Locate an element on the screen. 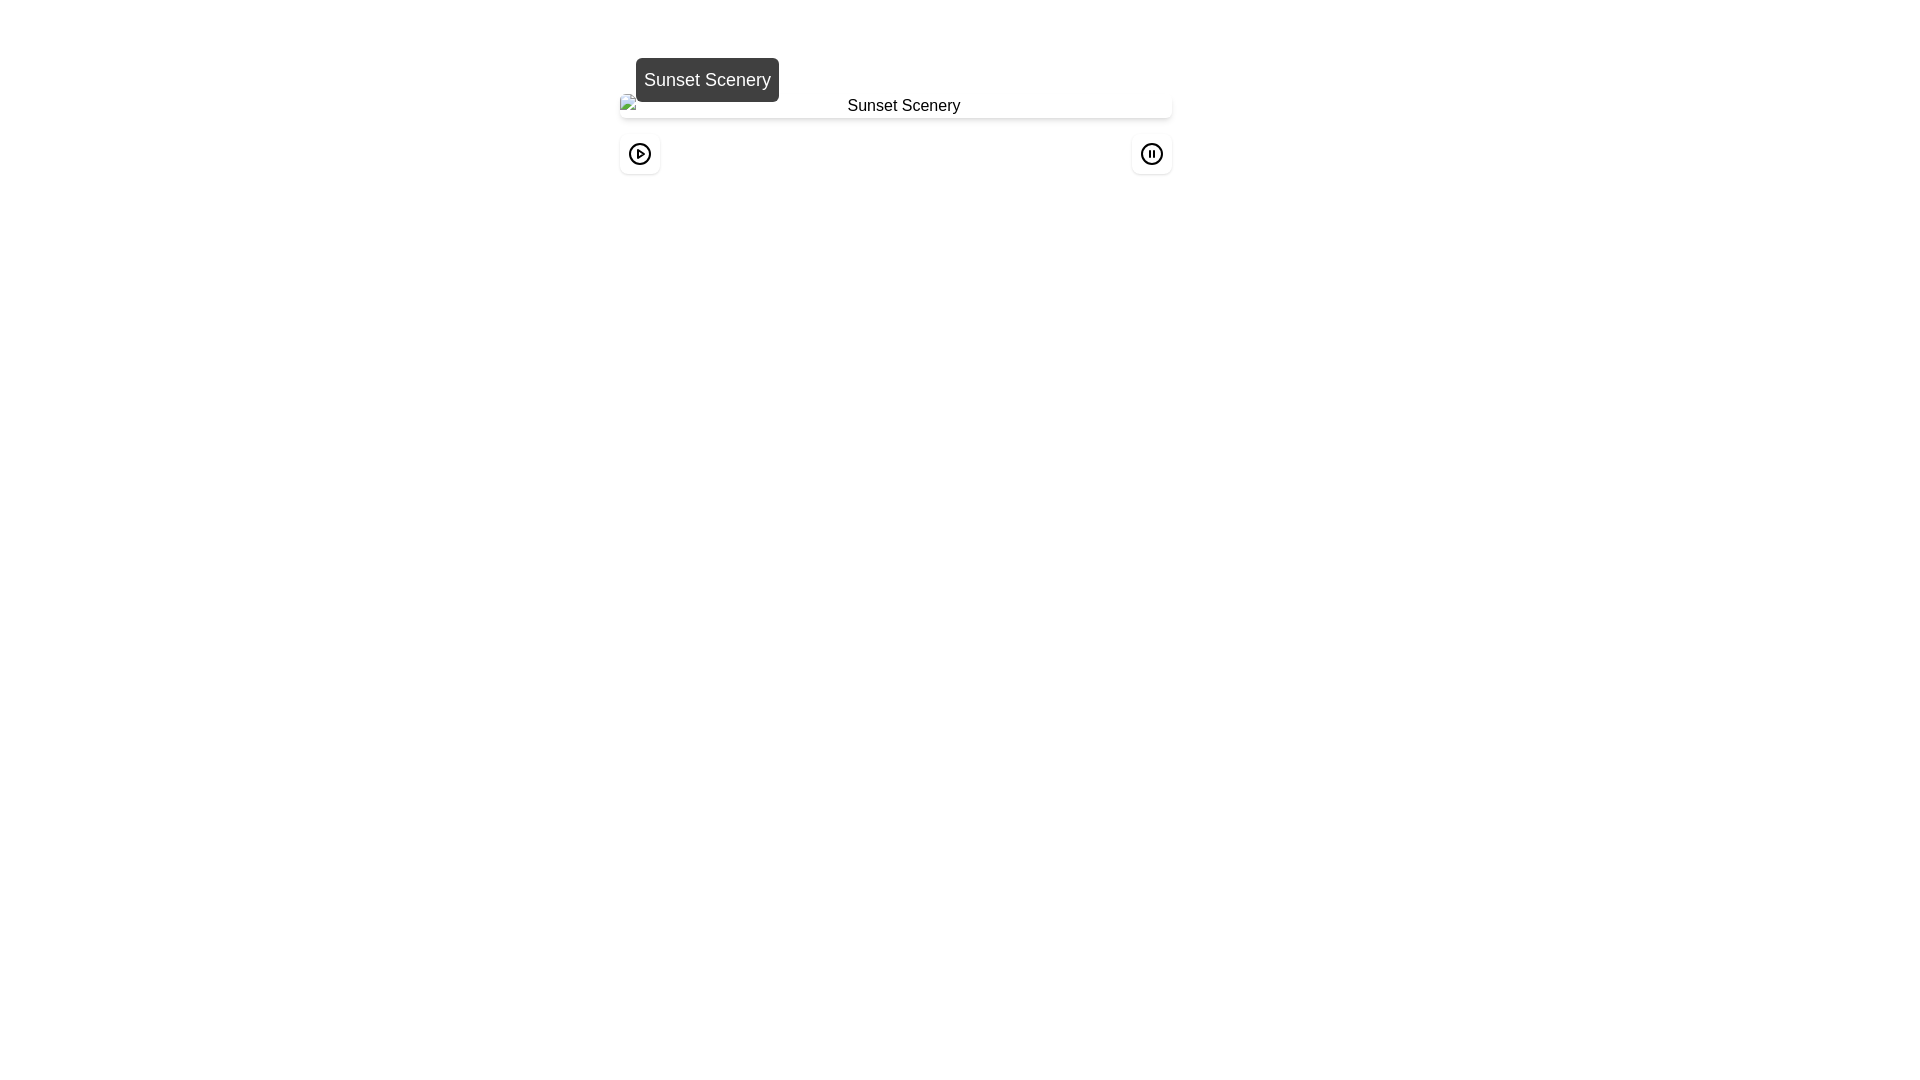 The width and height of the screenshot is (1920, 1080). the circular outline within the play button icon, which is centered and complements the triangular play symbol is located at coordinates (638, 153).